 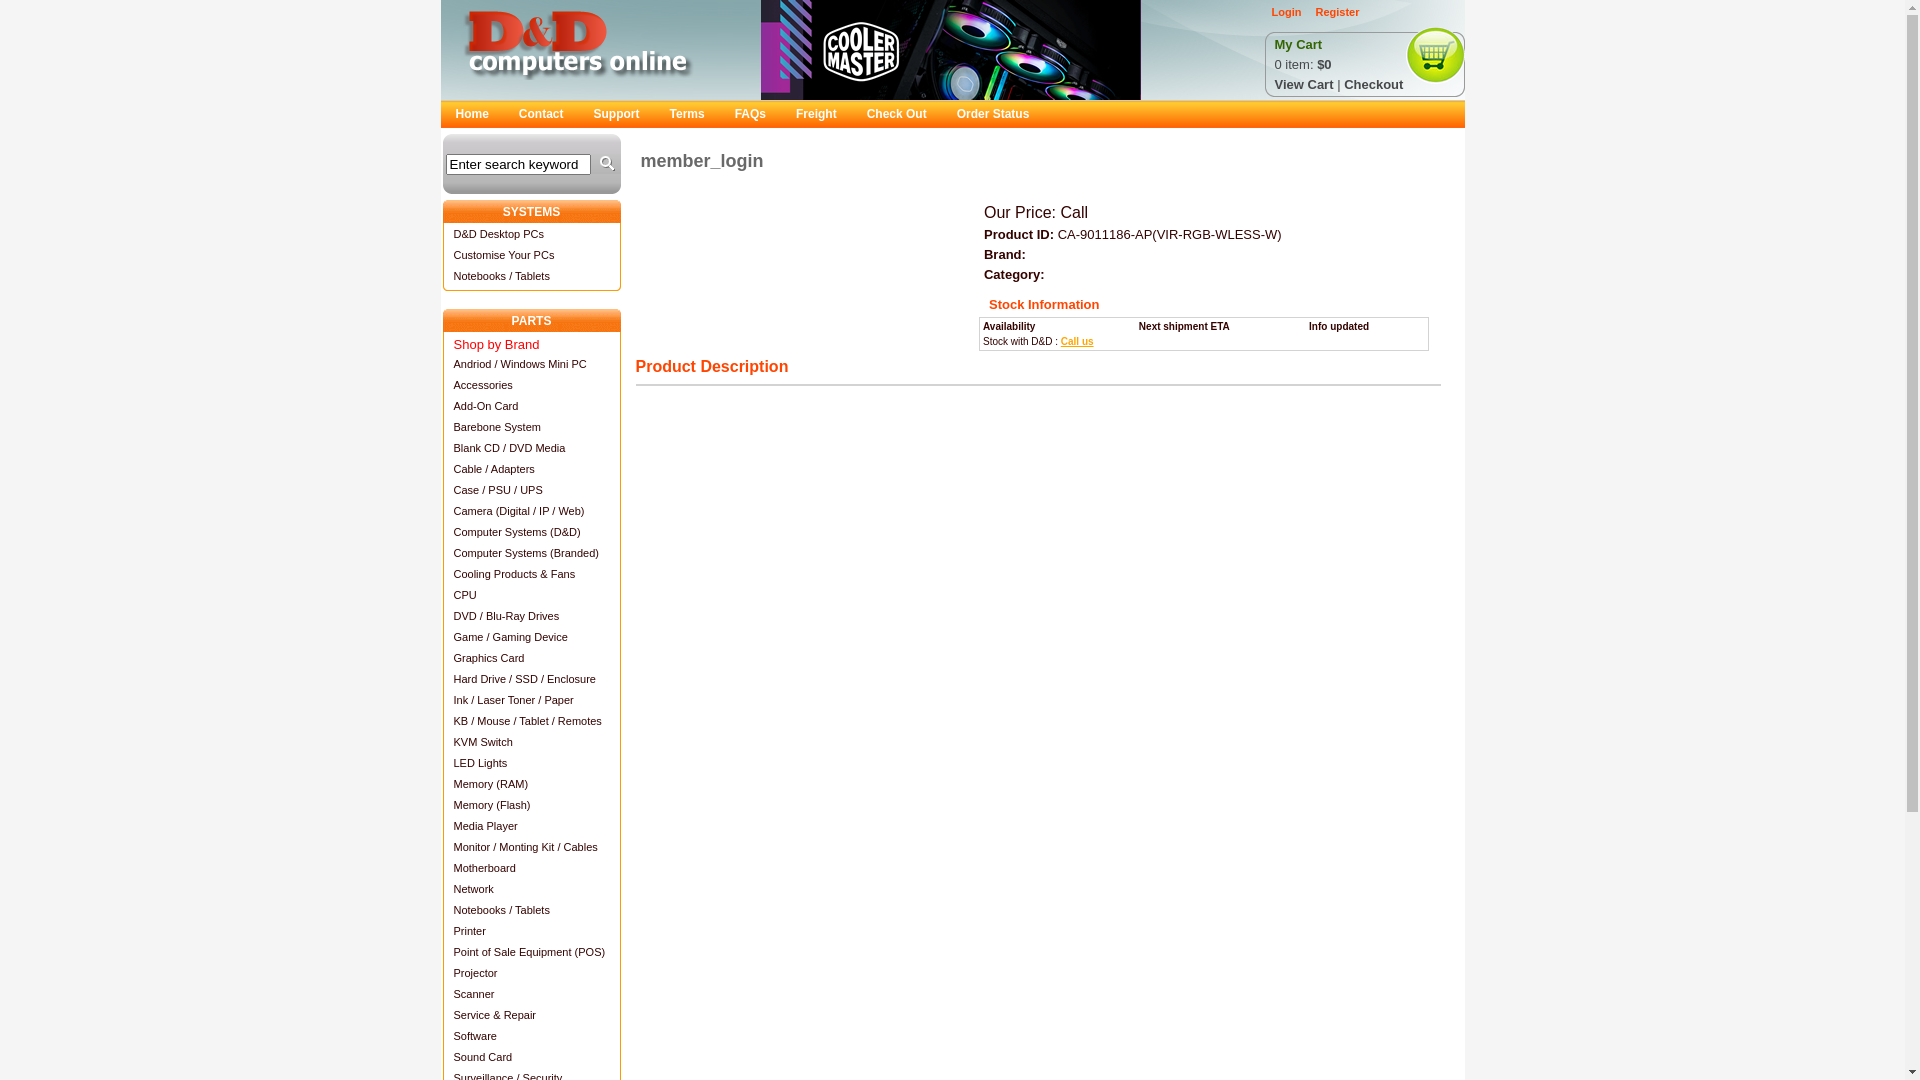 I want to click on 'Scanner', so click(x=531, y=993).